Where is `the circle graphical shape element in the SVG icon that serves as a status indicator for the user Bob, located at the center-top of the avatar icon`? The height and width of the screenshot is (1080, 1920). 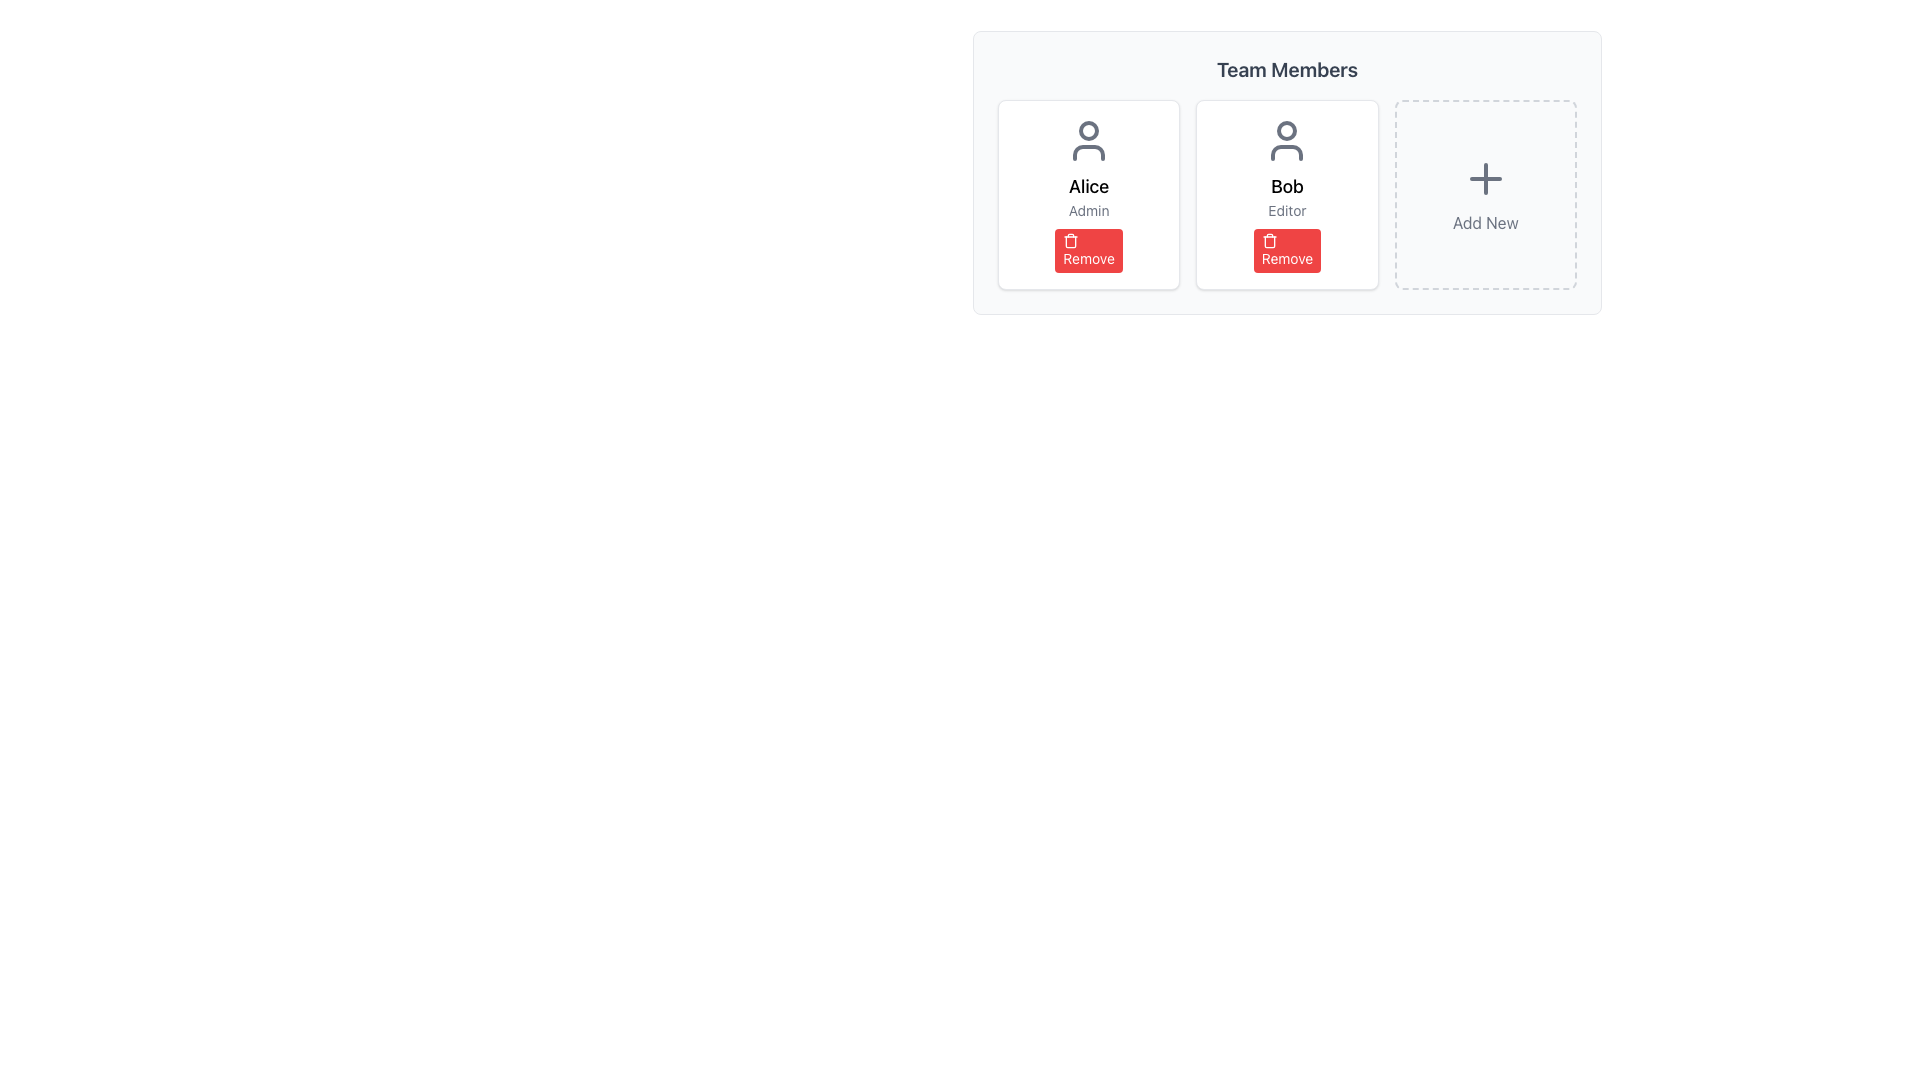 the circle graphical shape element in the SVG icon that serves as a status indicator for the user Bob, located at the center-top of the avatar icon is located at coordinates (1287, 131).